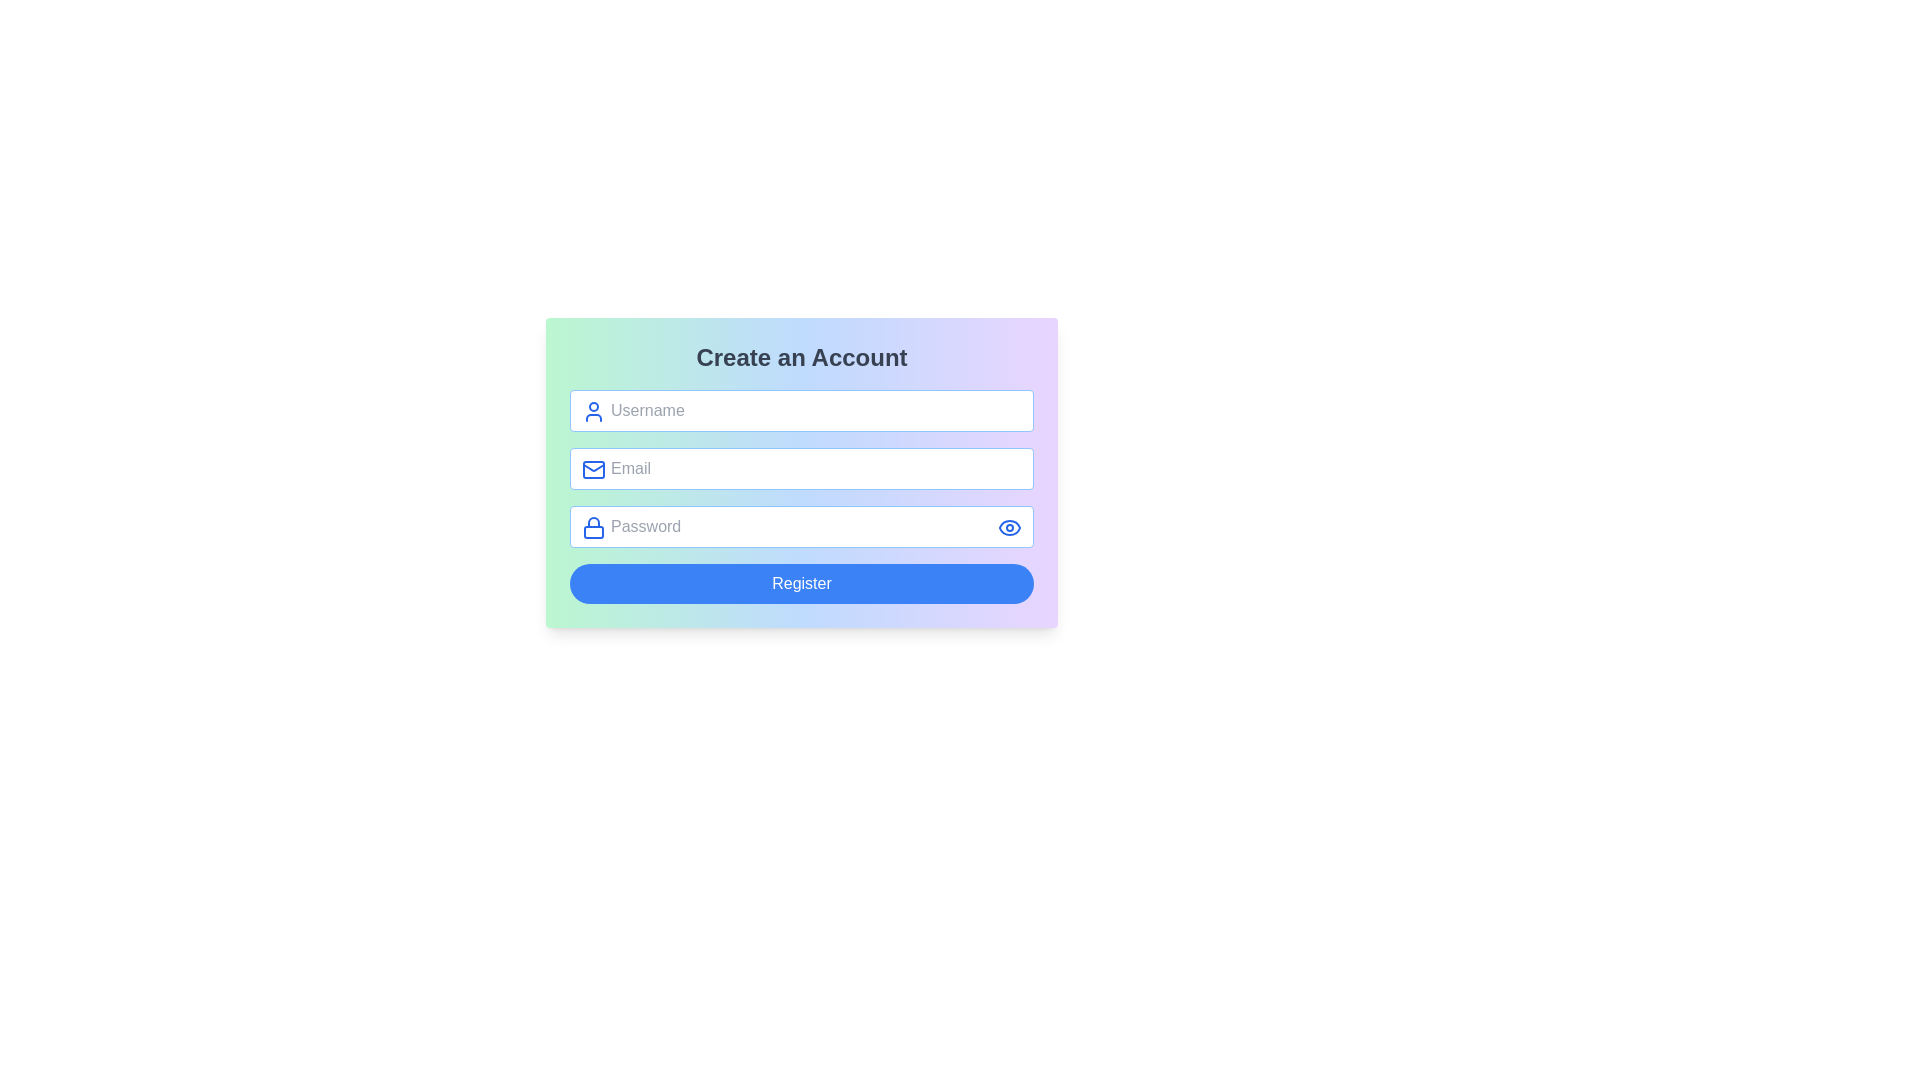 This screenshot has width=1920, height=1080. What do you see at coordinates (593, 470) in the screenshot?
I see `the decorative SVG Rectangle that visually represents the email icon, which cues the user for email input` at bounding box center [593, 470].